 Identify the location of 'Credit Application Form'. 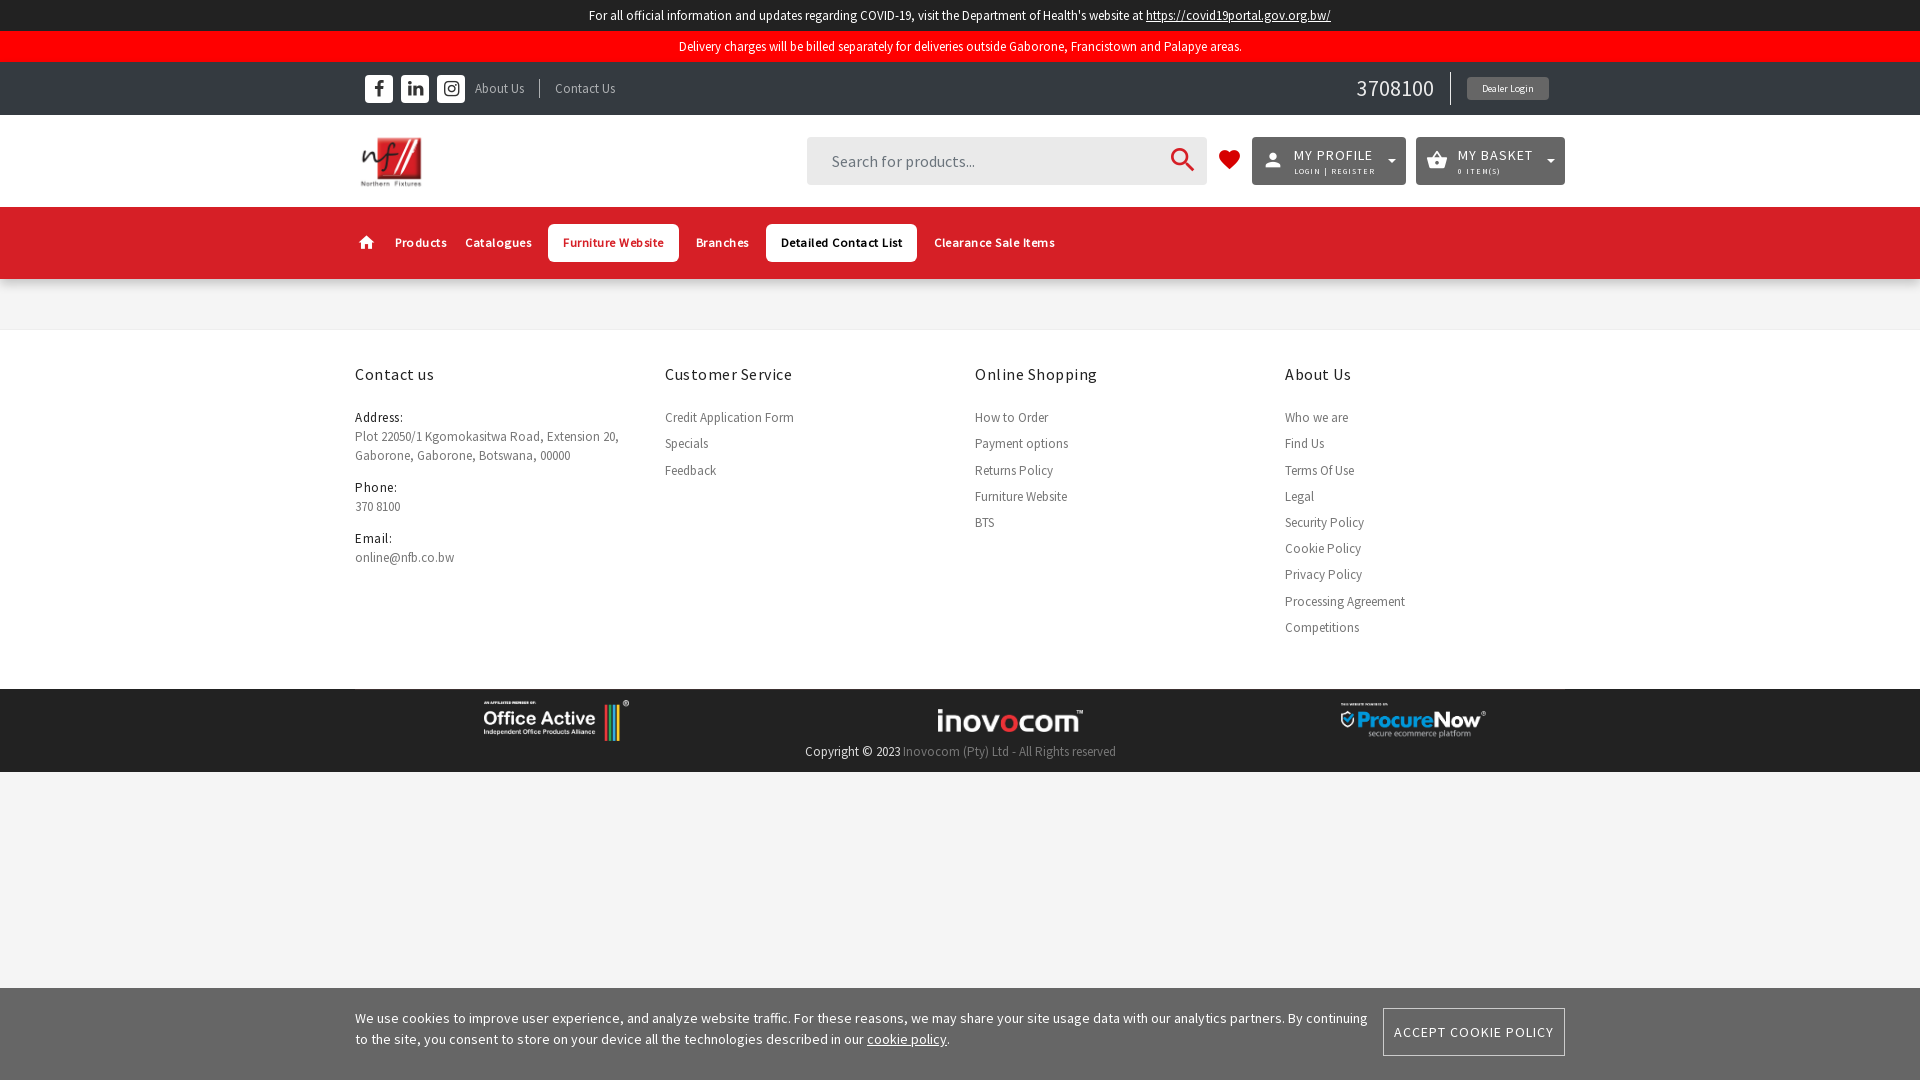
(728, 416).